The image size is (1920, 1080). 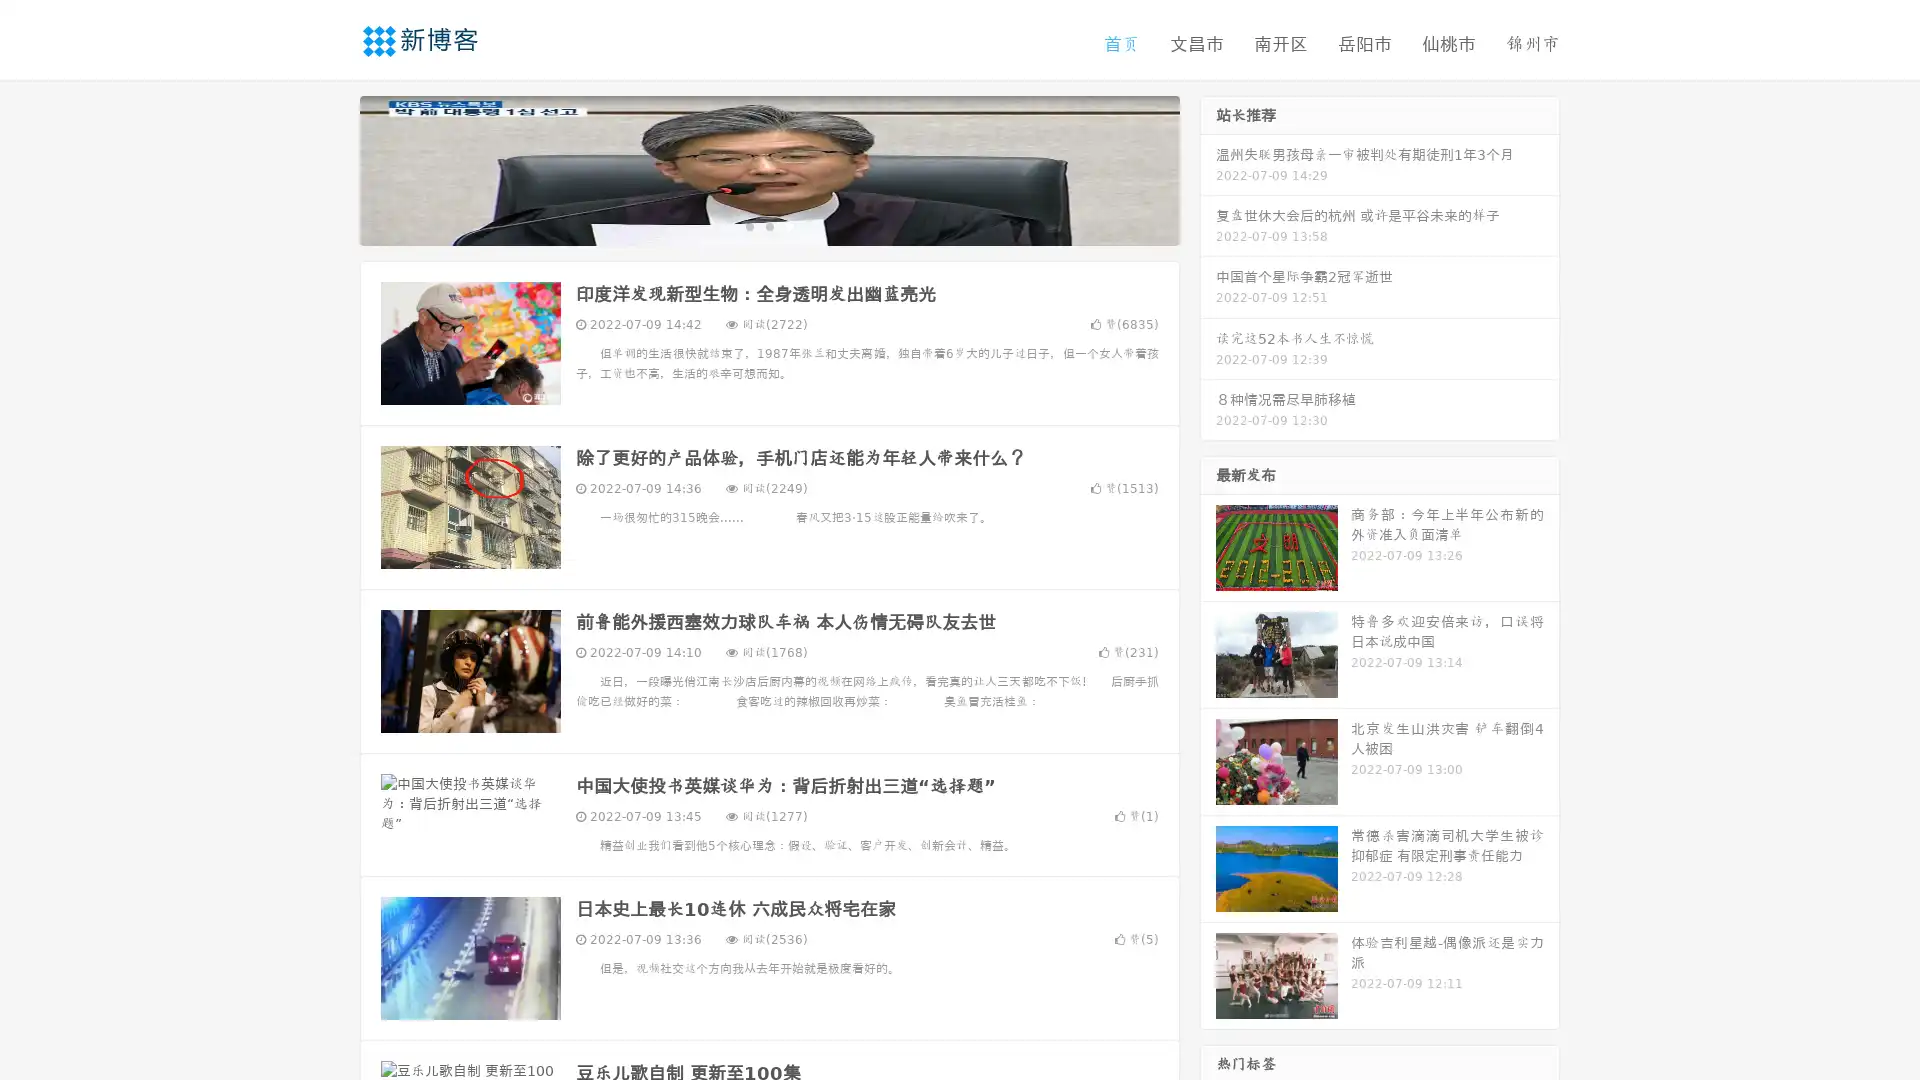 I want to click on Previous slide, so click(x=330, y=168).